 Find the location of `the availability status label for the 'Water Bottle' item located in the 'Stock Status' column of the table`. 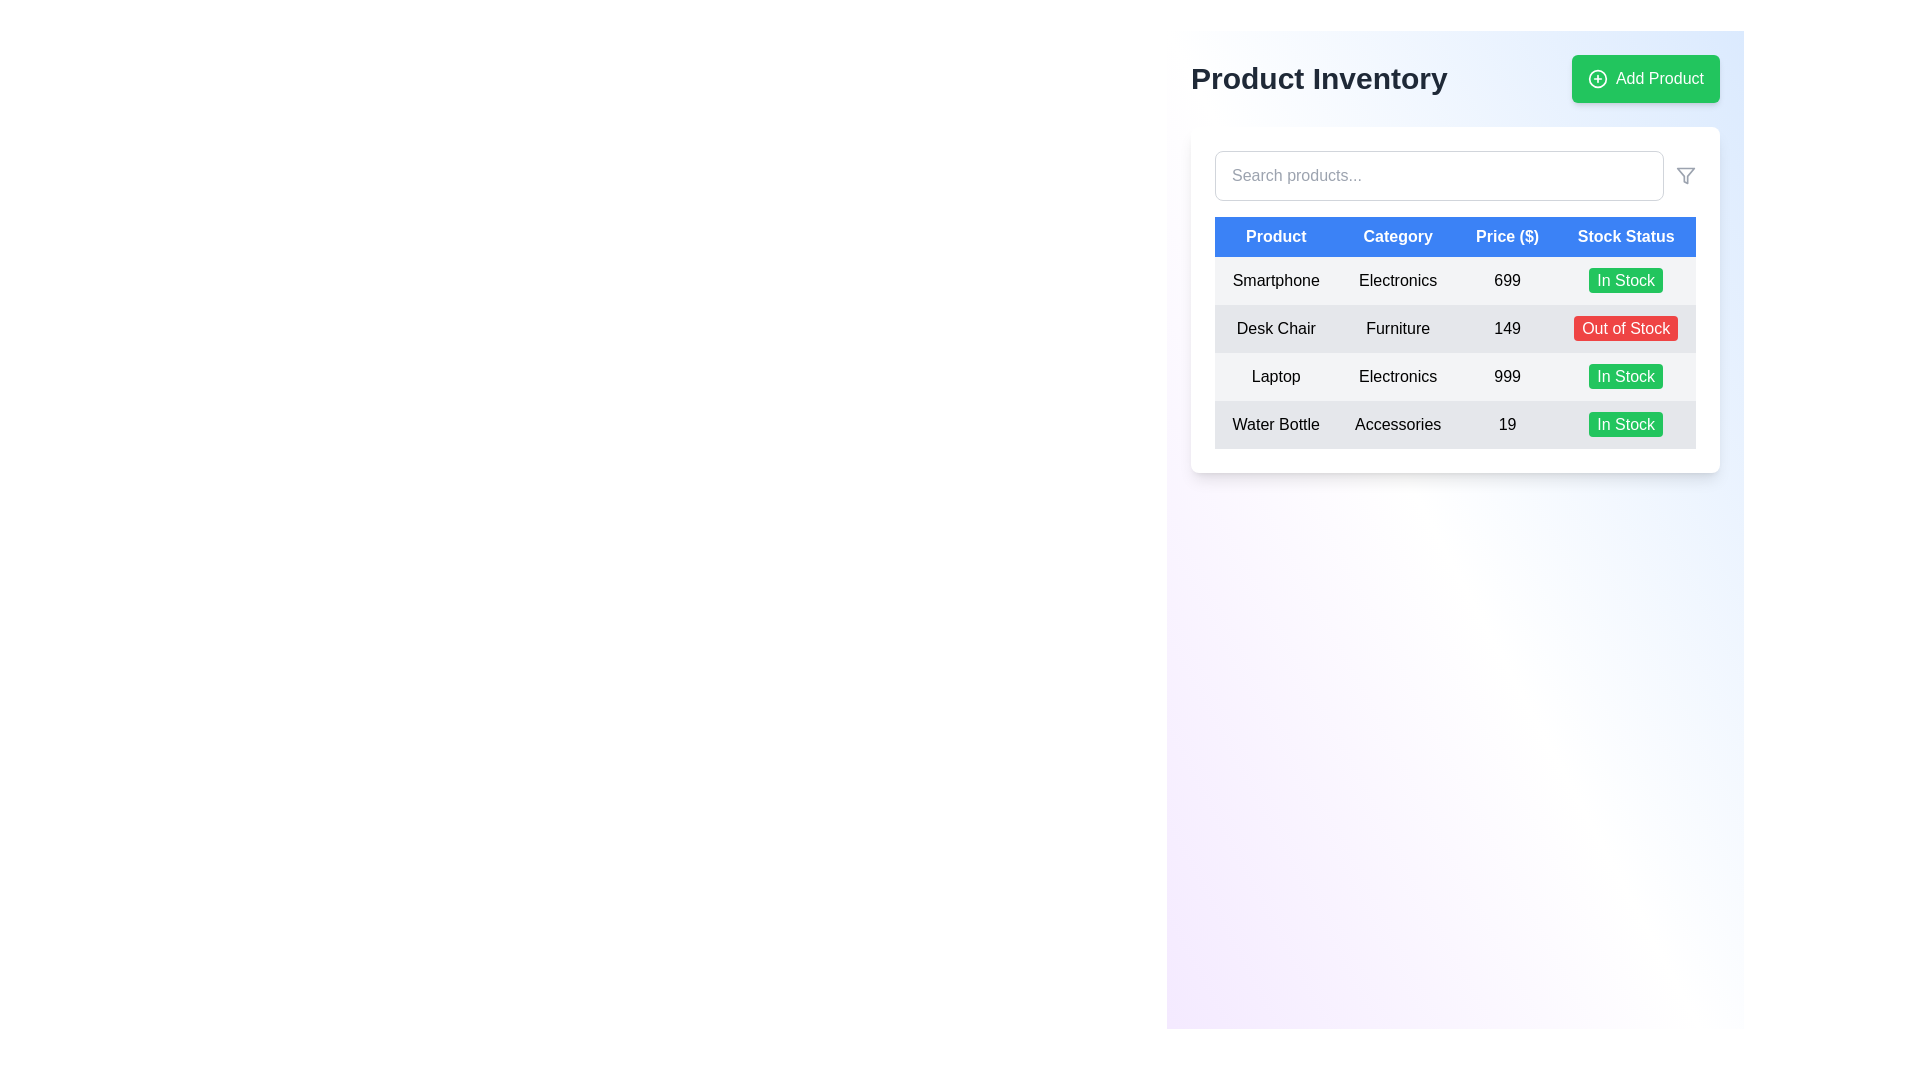

the availability status label for the 'Water Bottle' item located in the 'Stock Status' column of the table is located at coordinates (1626, 423).